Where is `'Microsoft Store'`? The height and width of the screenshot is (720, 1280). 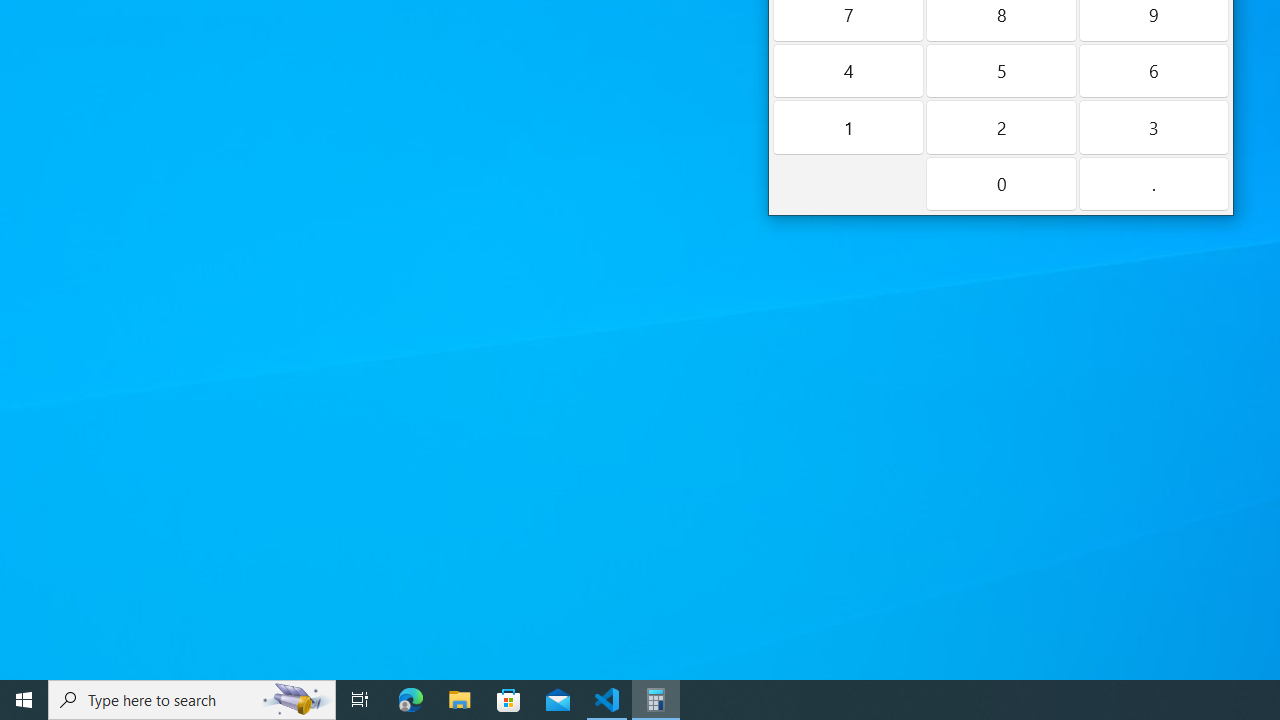 'Microsoft Store' is located at coordinates (509, 698).